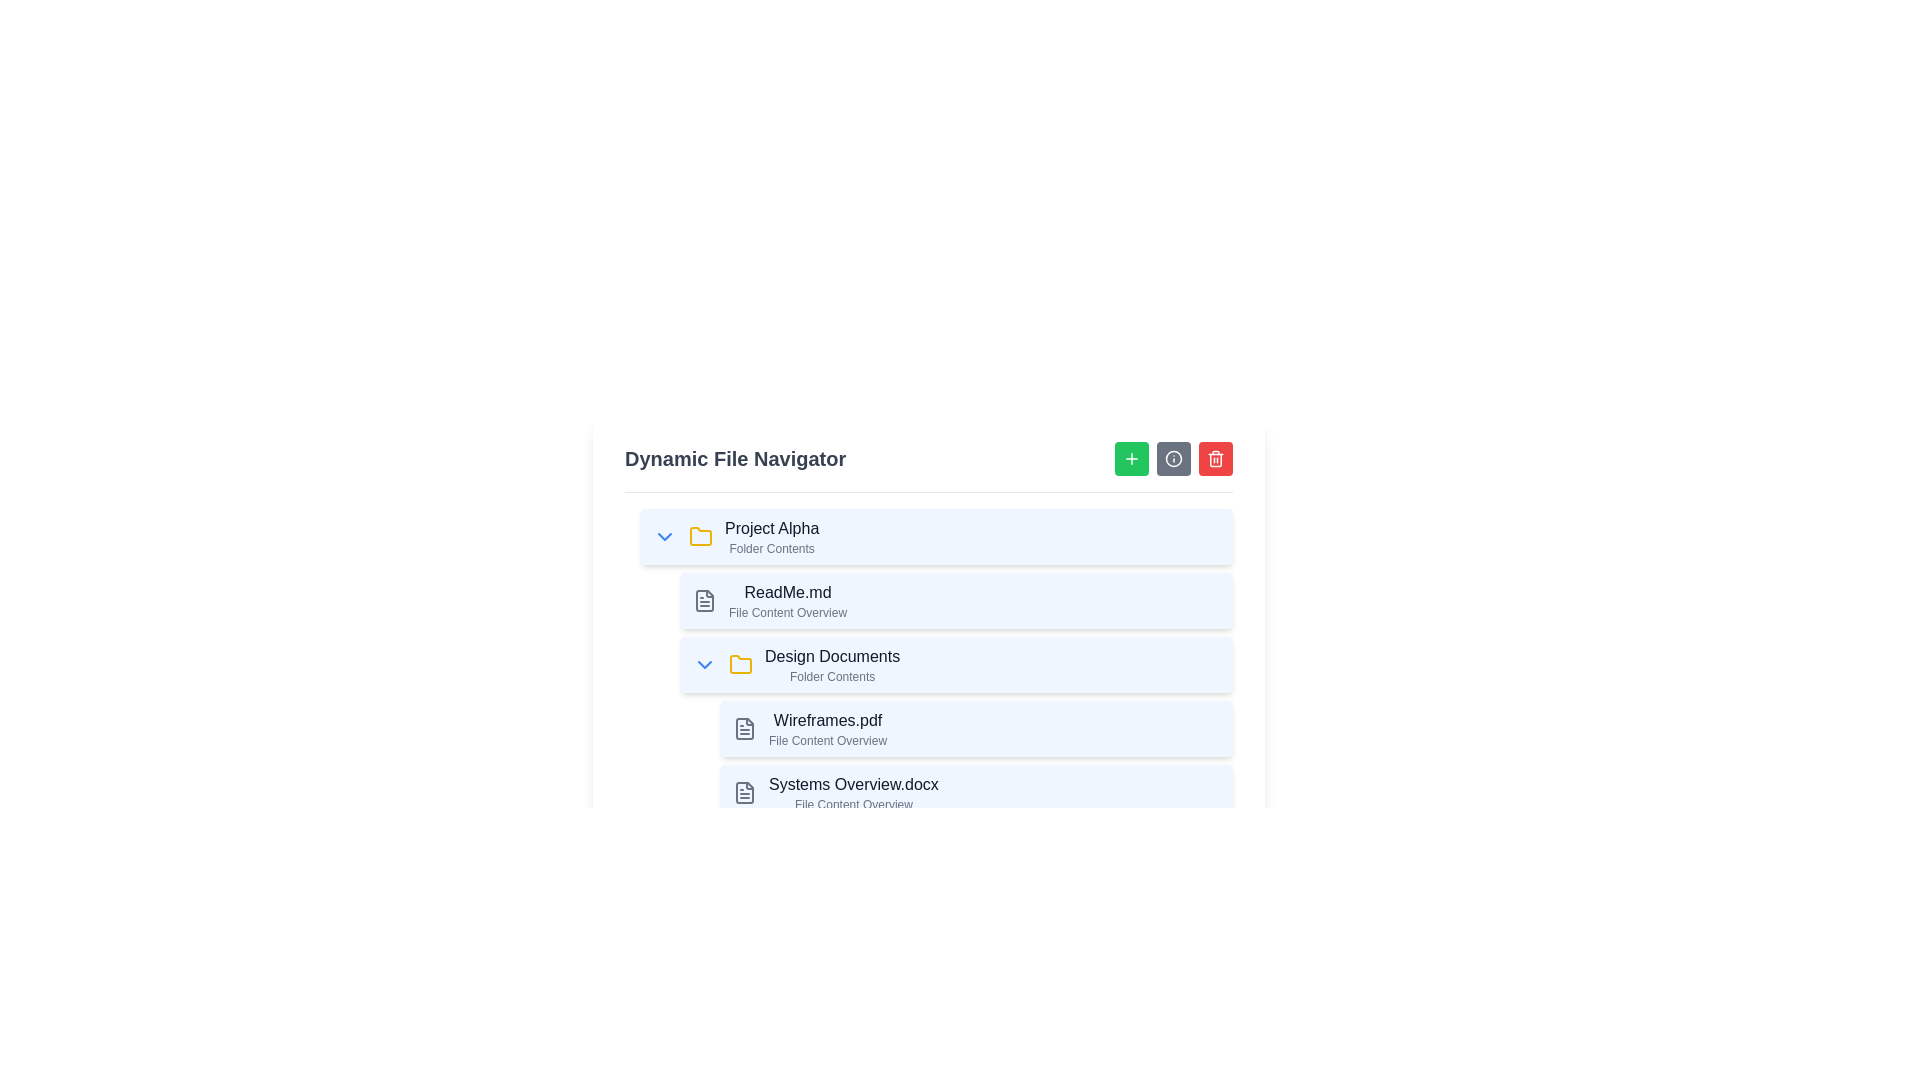  What do you see at coordinates (1214, 459) in the screenshot?
I see `the delete button located at the far right of a horizontal button group, which includes a green add button on the left and a gray information button in the middle` at bounding box center [1214, 459].